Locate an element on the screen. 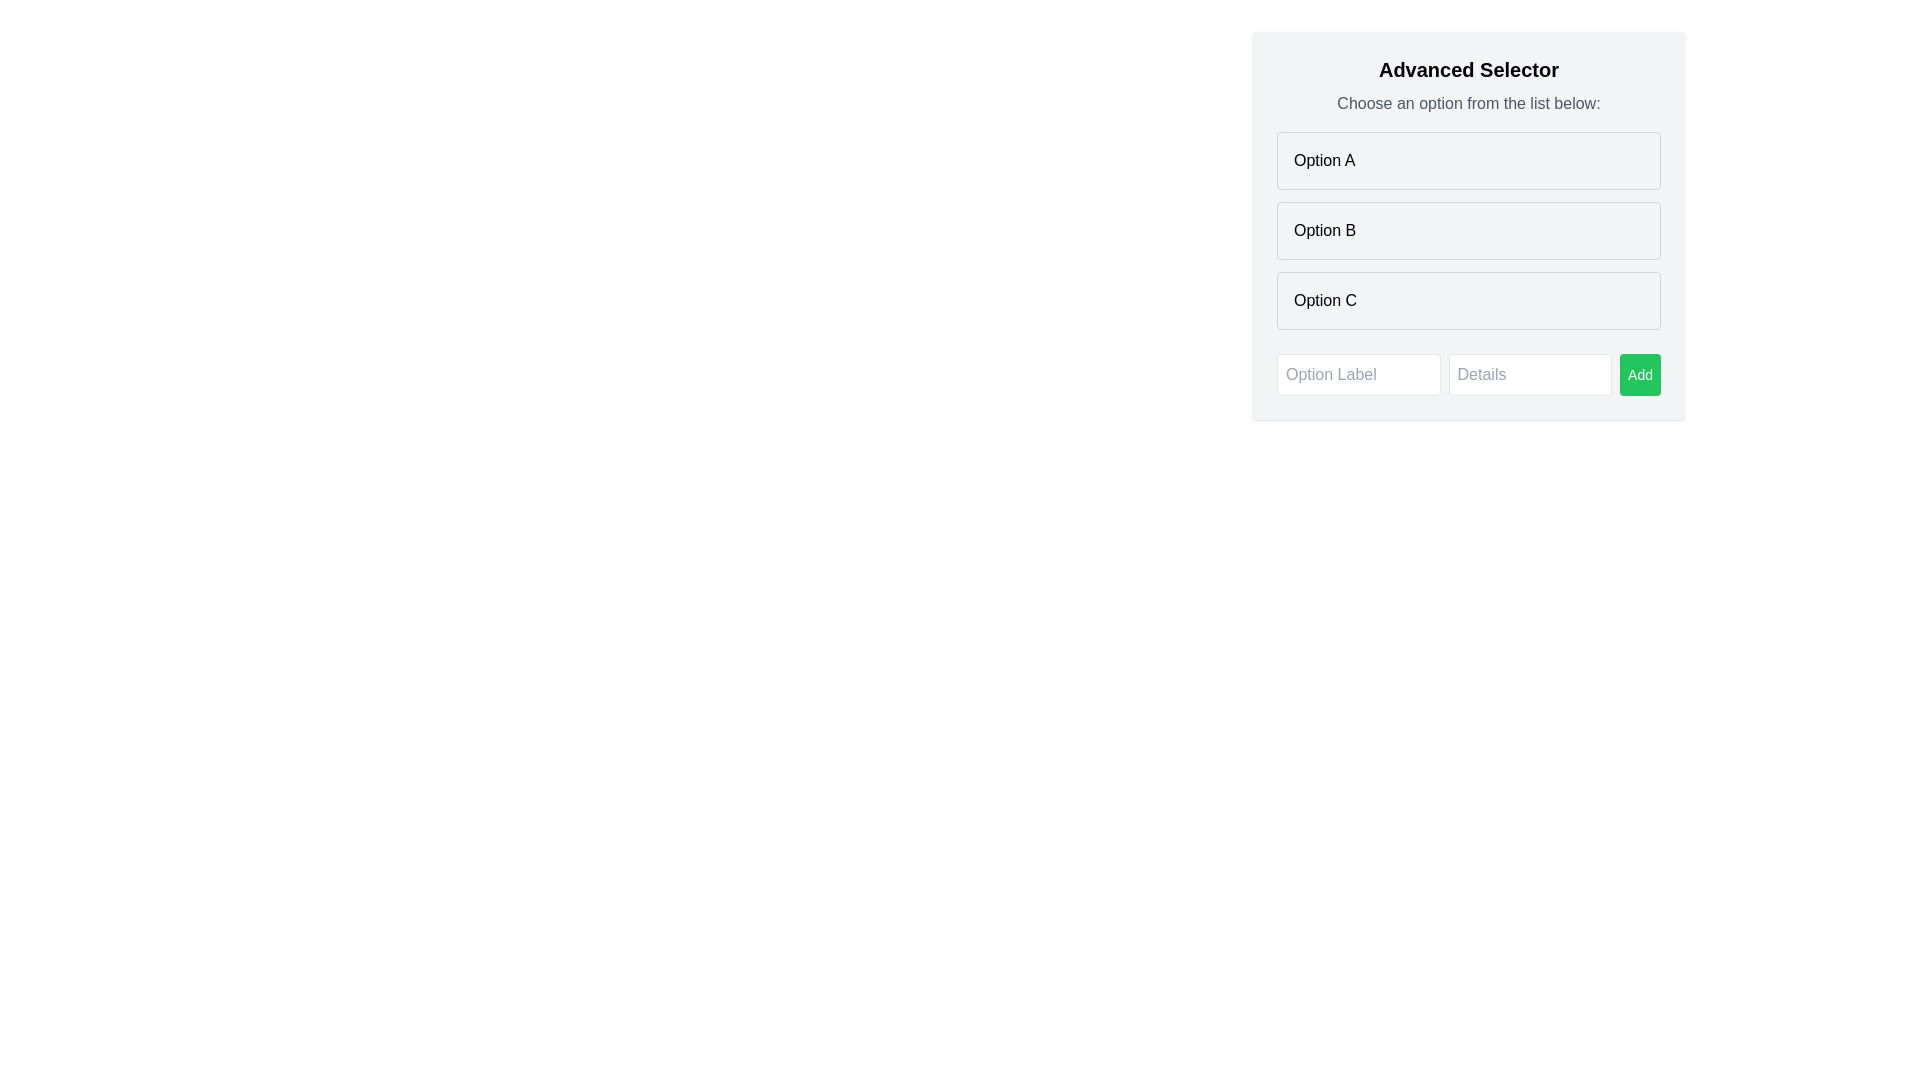 This screenshot has height=1080, width=1920. the selectable list item labeled 'Option C' which is a horizontally elongated rectangle with a light gray background is located at coordinates (1468, 300).